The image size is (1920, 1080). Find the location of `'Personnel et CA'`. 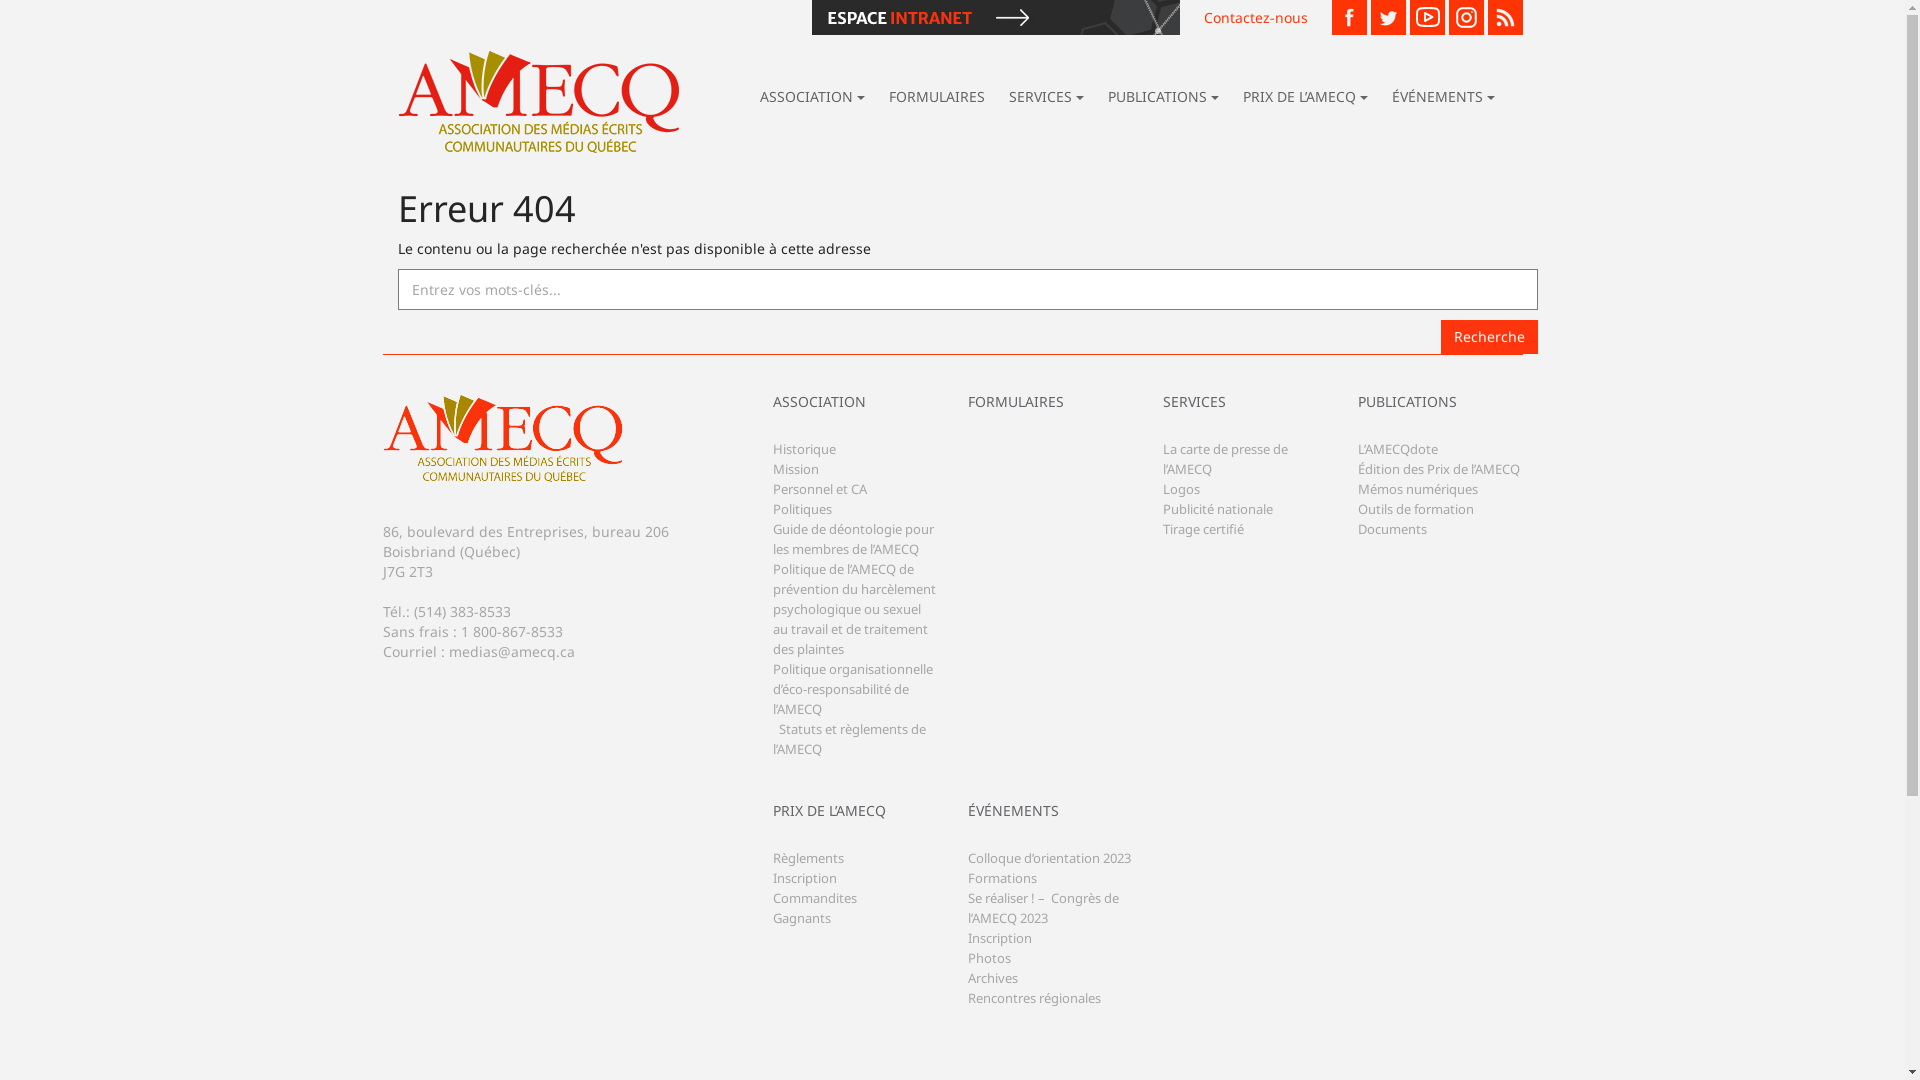

'Personnel et CA' is located at coordinates (819, 503).